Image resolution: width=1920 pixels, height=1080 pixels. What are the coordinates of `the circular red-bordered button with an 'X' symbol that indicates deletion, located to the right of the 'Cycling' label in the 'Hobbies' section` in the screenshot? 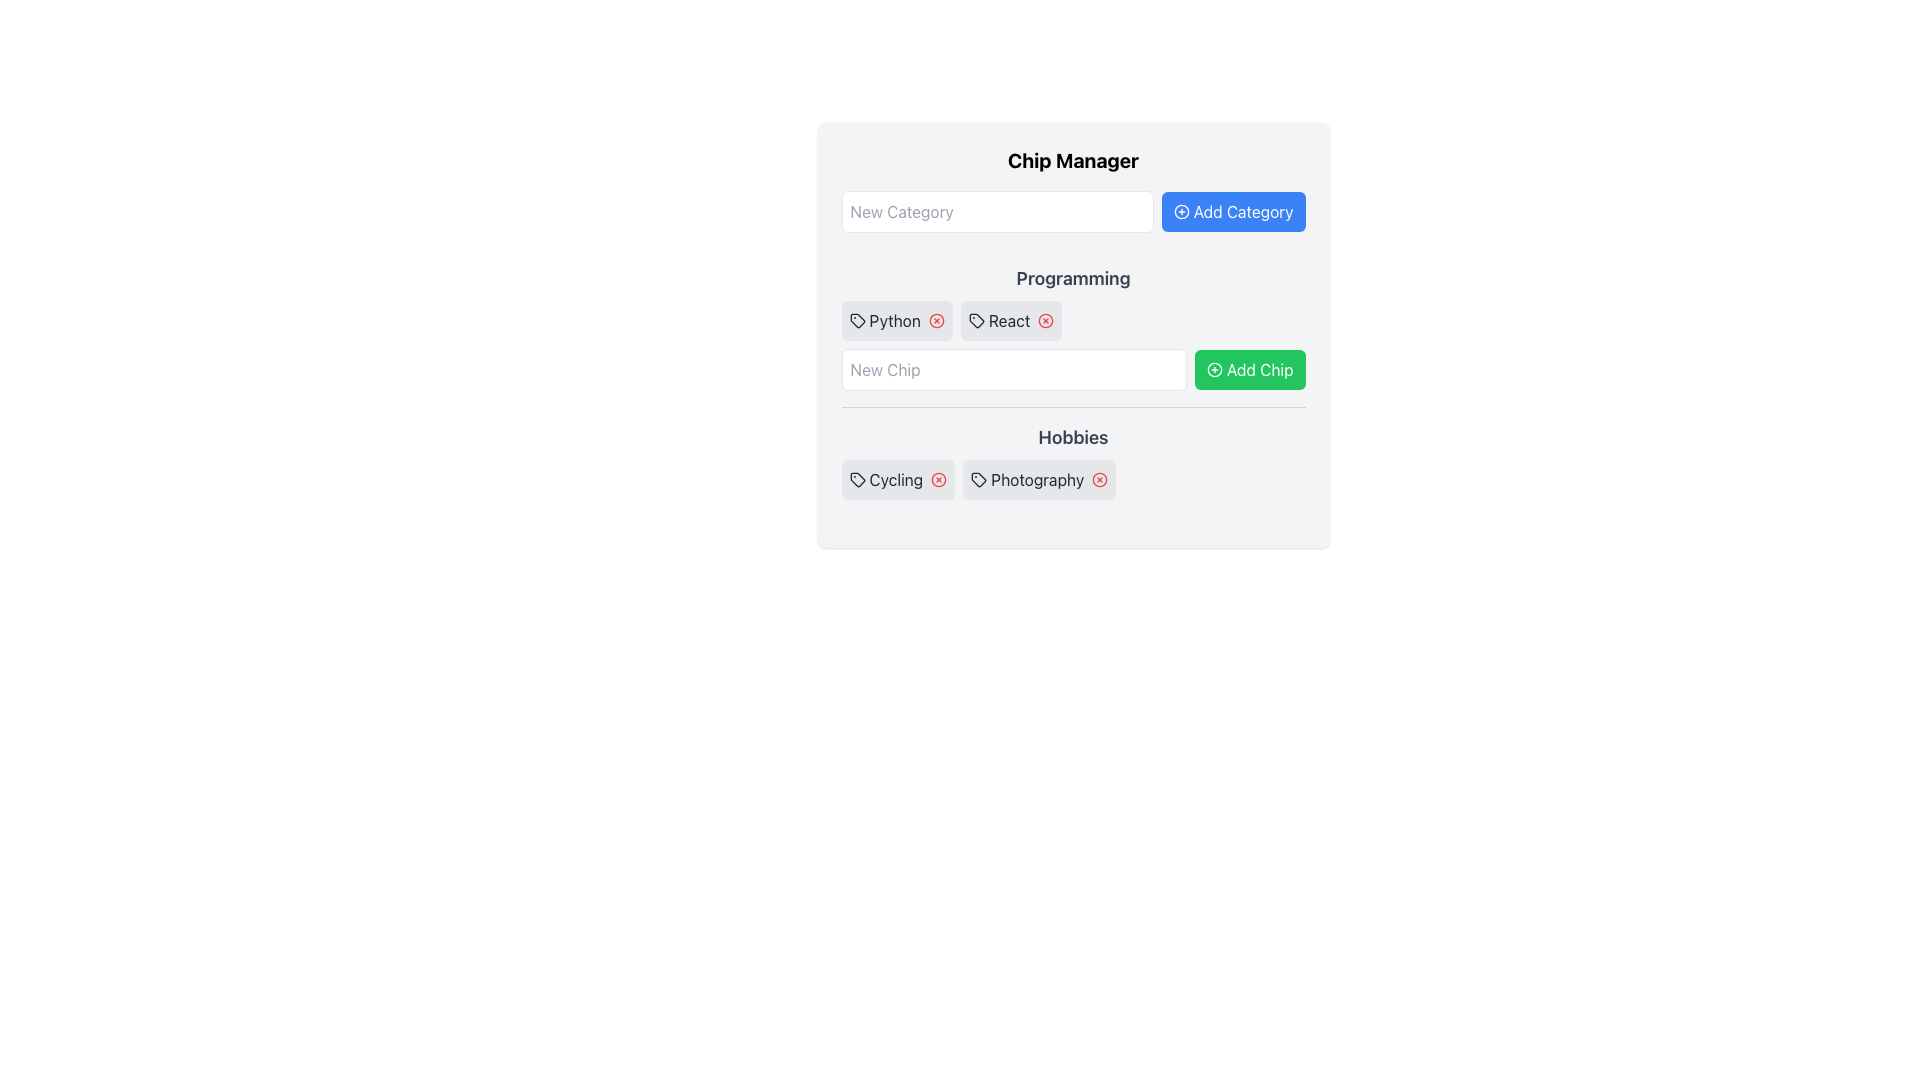 It's located at (934, 479).